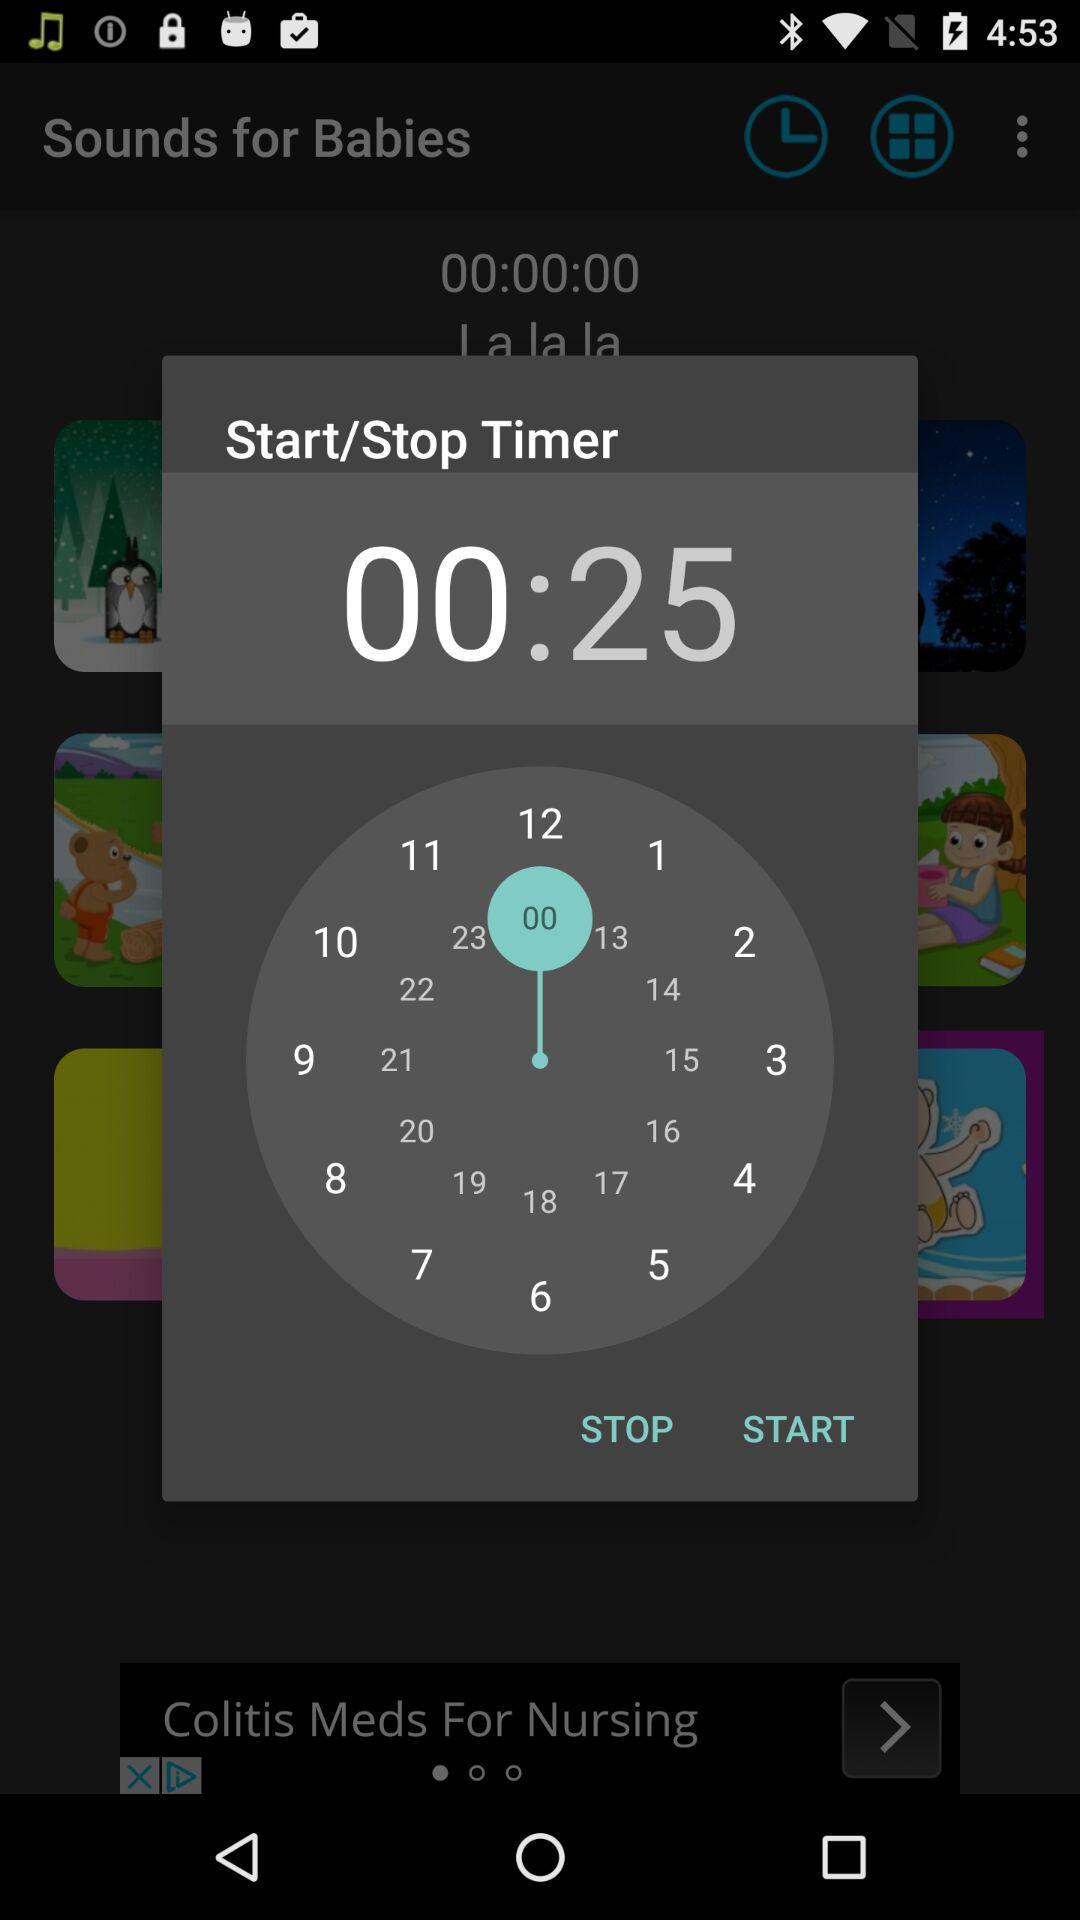 Image resolution: width=1080 pixels, height=1920 pixels. I want to click on the 00, so click(425, 597).